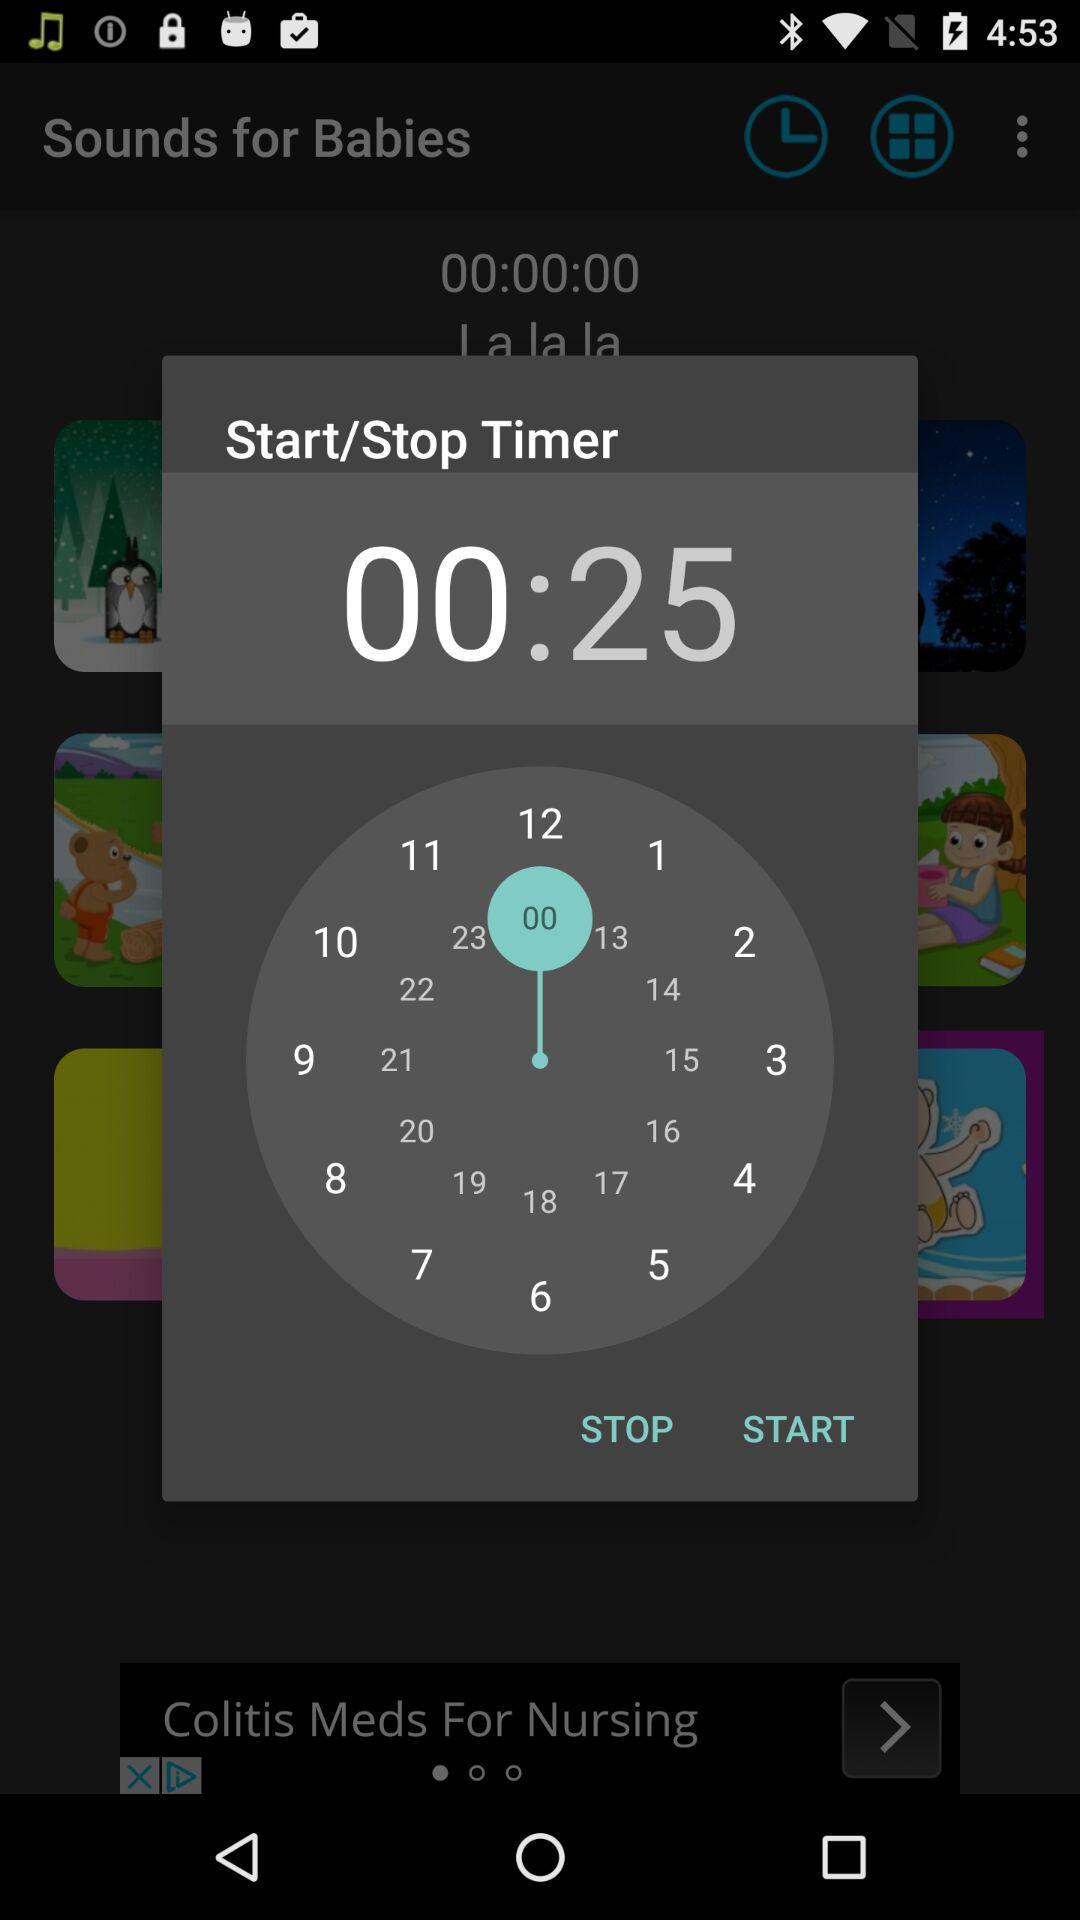 Image resolution: width=1080 pixels, height=1920 pixels. I want to click on the 00, so click(425, 597).